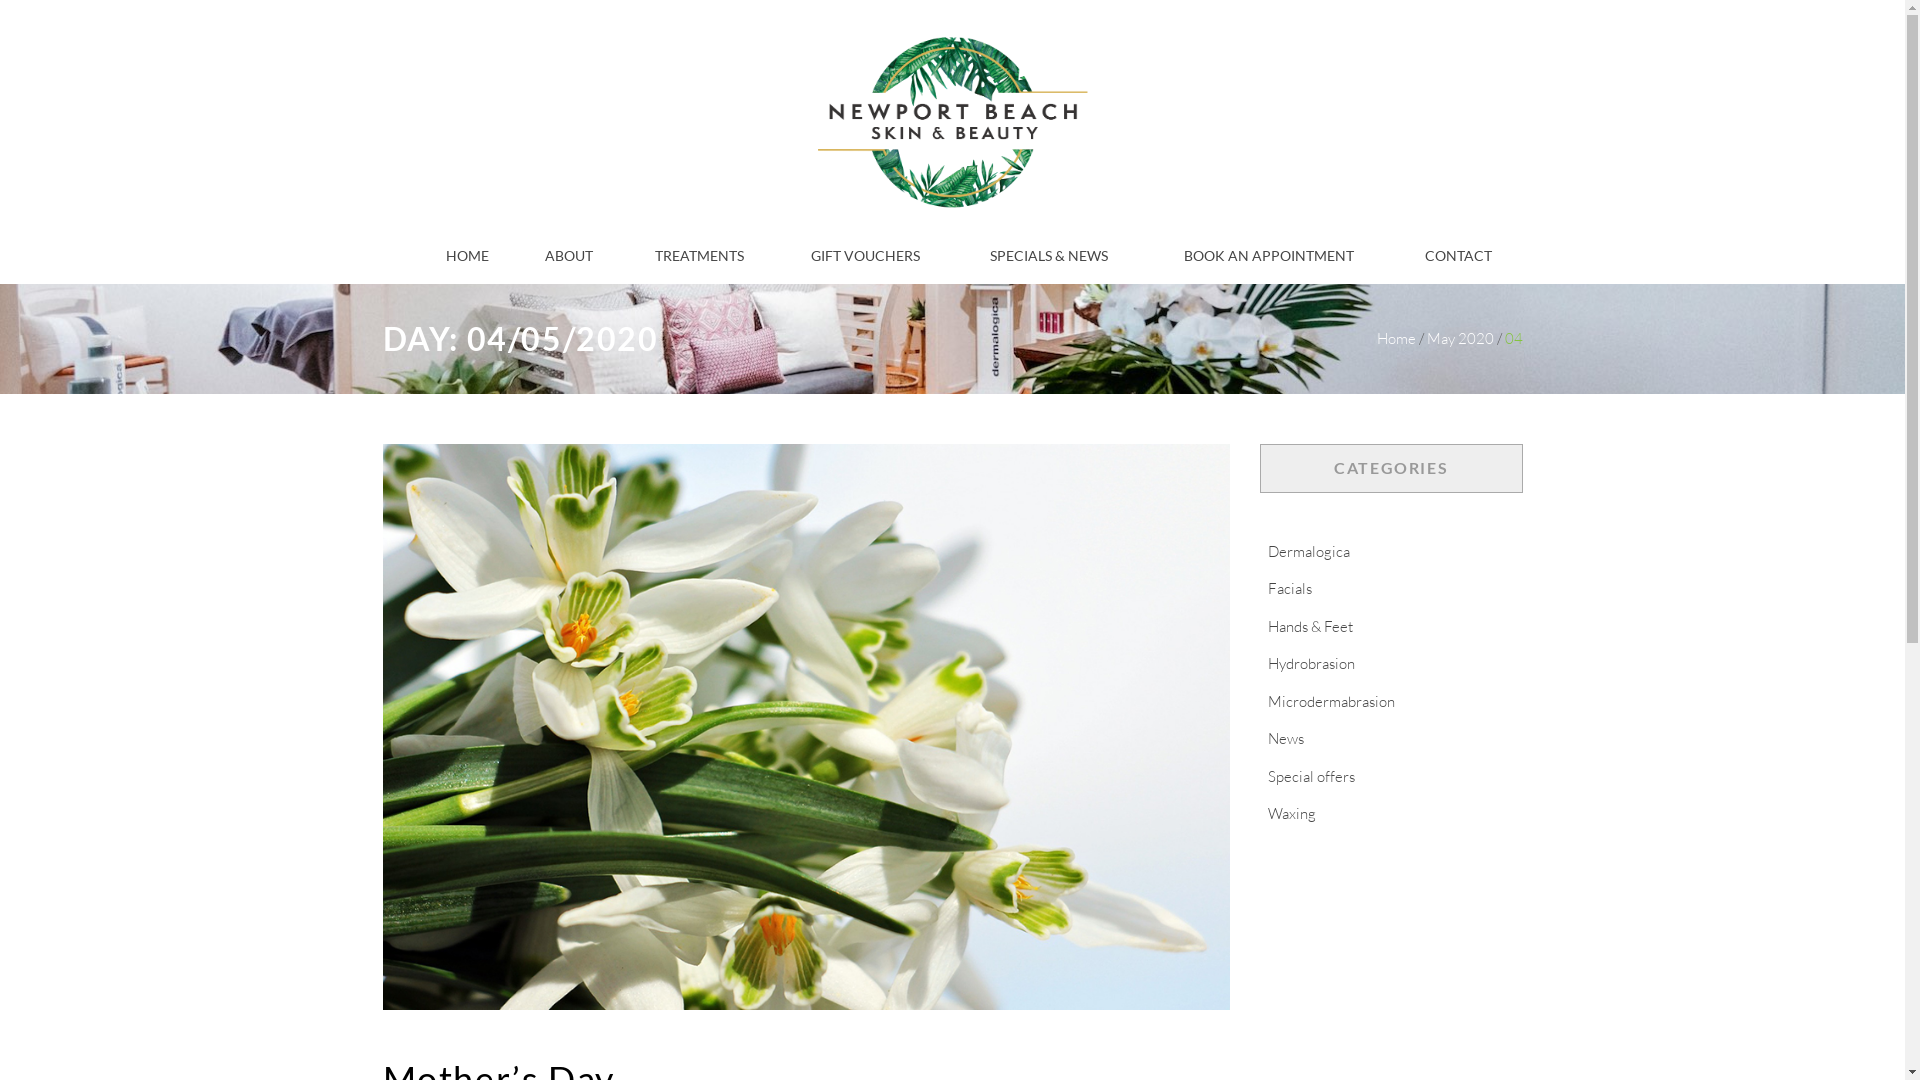 This screenshot has height=1080, width=1920. Describe the element at coordinates (1258, 813) in the screenshot. I see `'Waxing'` at that location.